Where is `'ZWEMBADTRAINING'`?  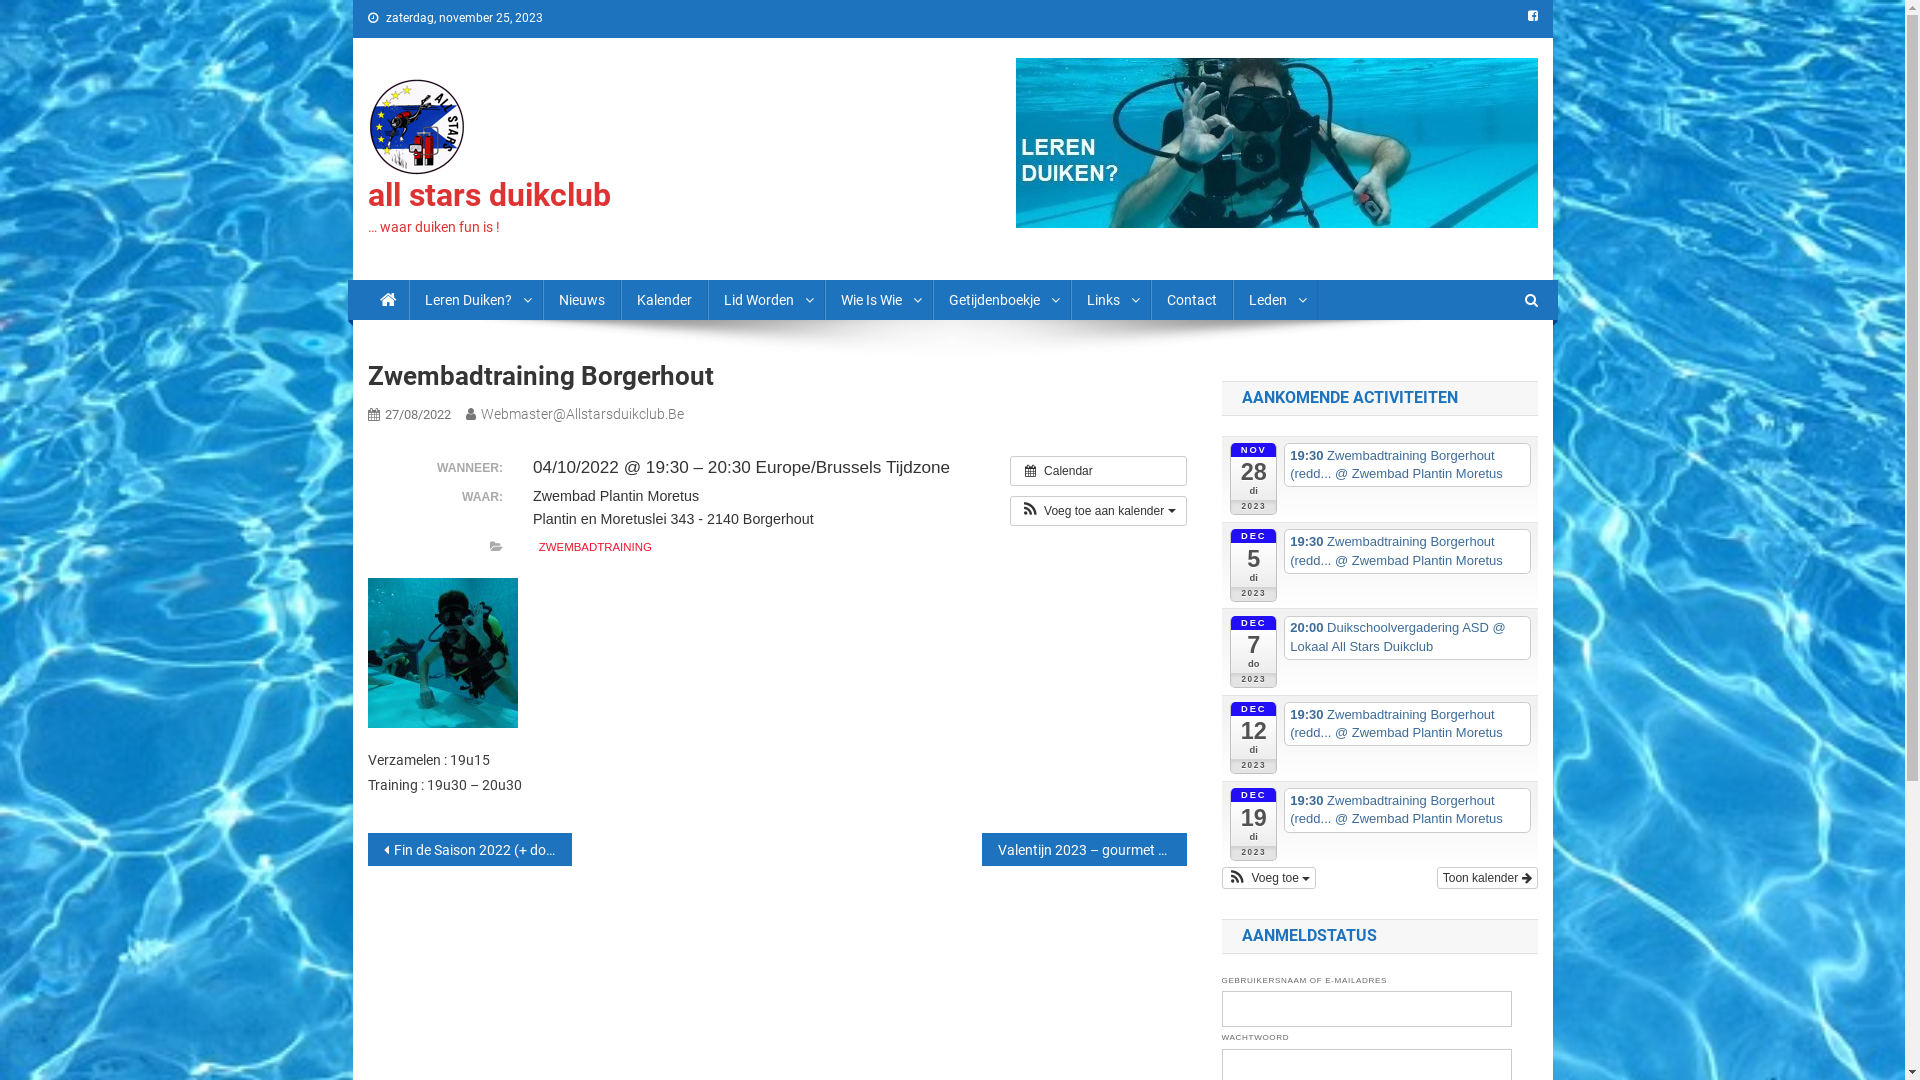 'ZWEMBADTRAINING' is located at coordinates (594, 547).